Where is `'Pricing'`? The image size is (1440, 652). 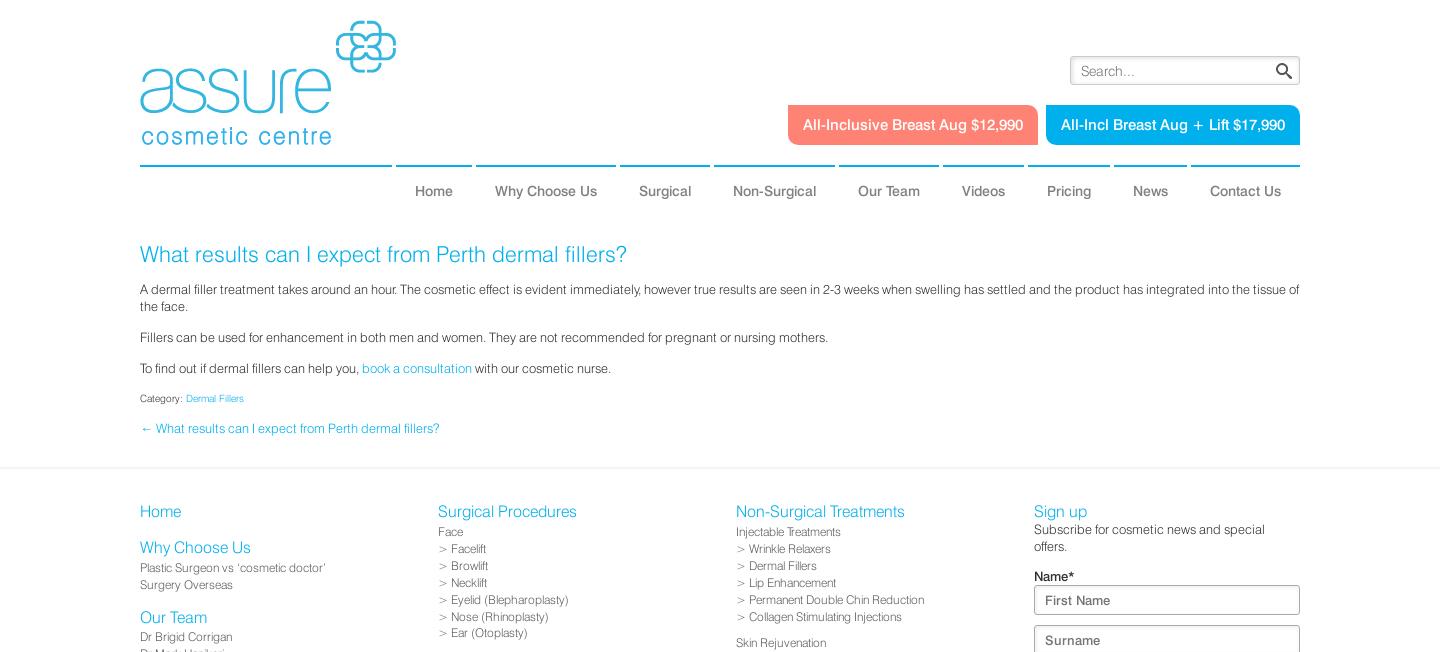
'Pricing' is located at coordinates (1069, 189).